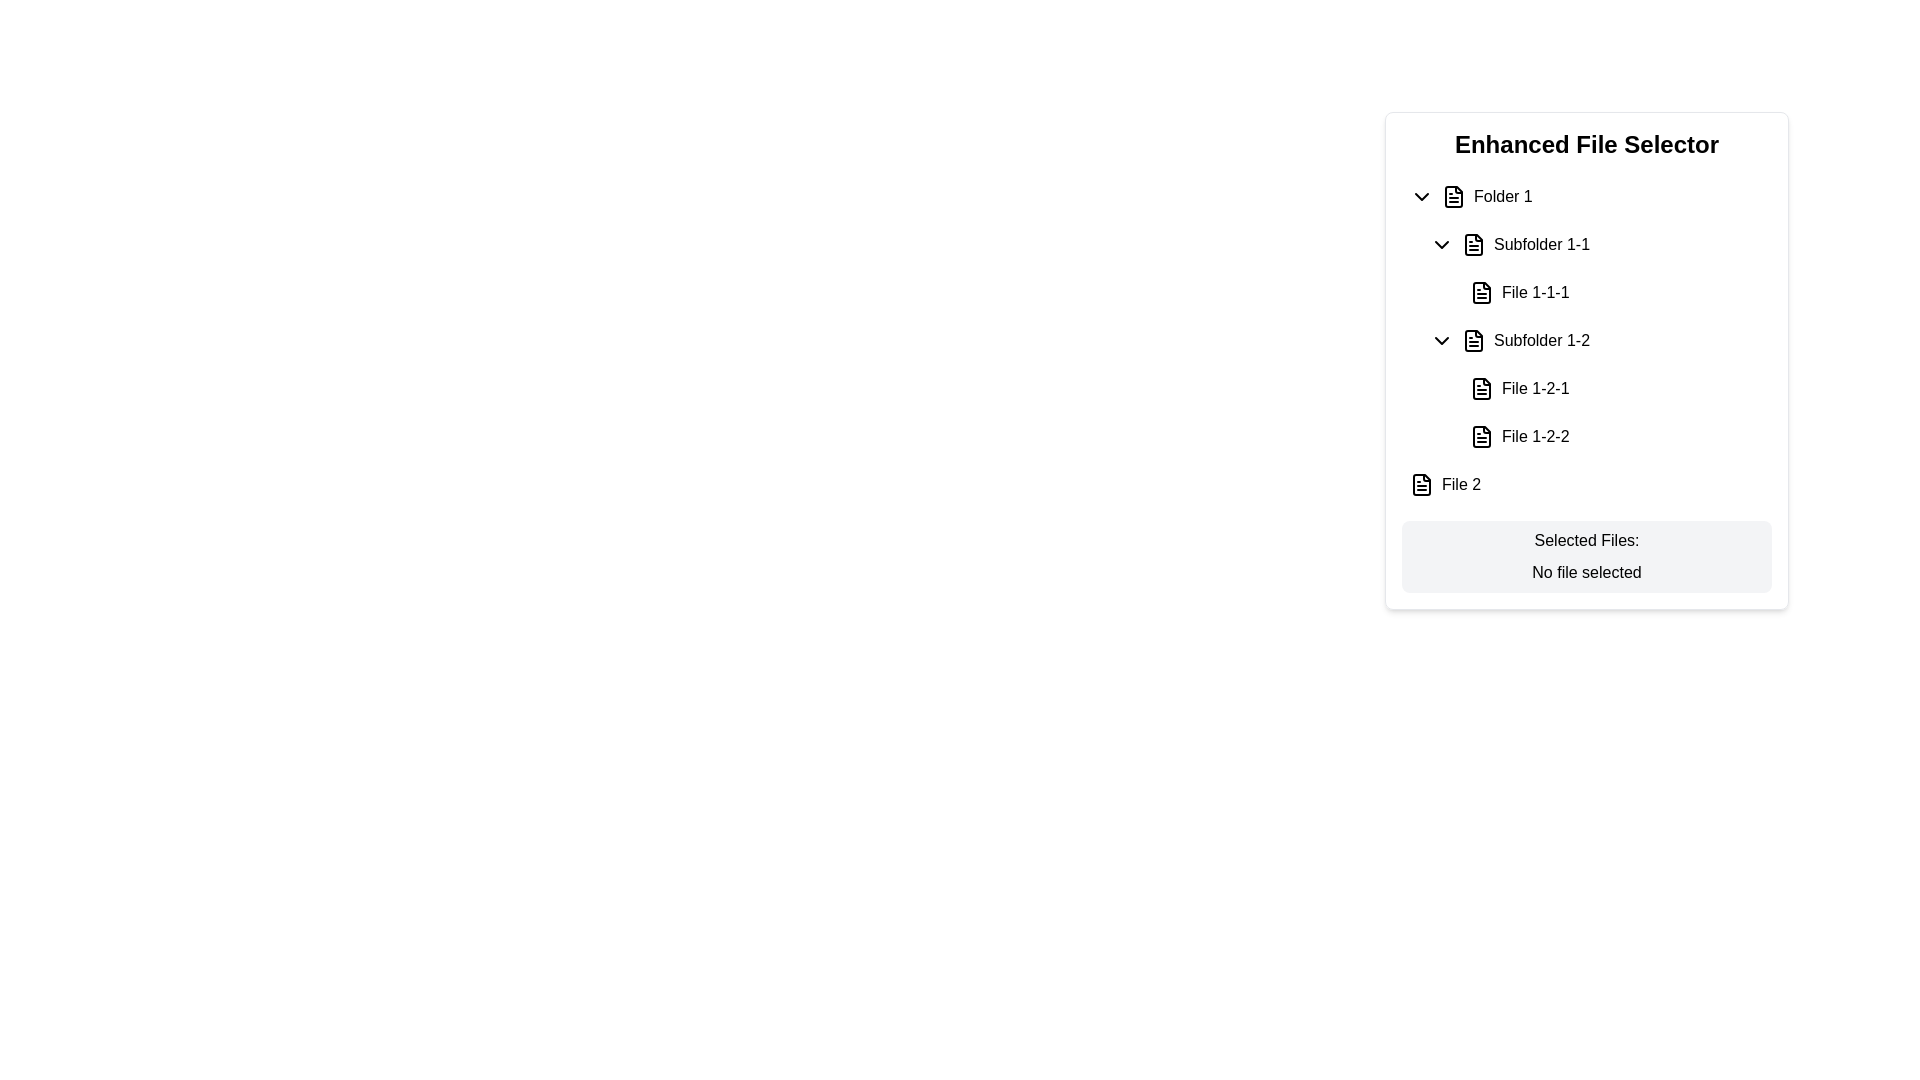 The image size is (1920, 1080). I want to click on the file icon adjacent to the label 'Folder 1', so click(1454, 196).